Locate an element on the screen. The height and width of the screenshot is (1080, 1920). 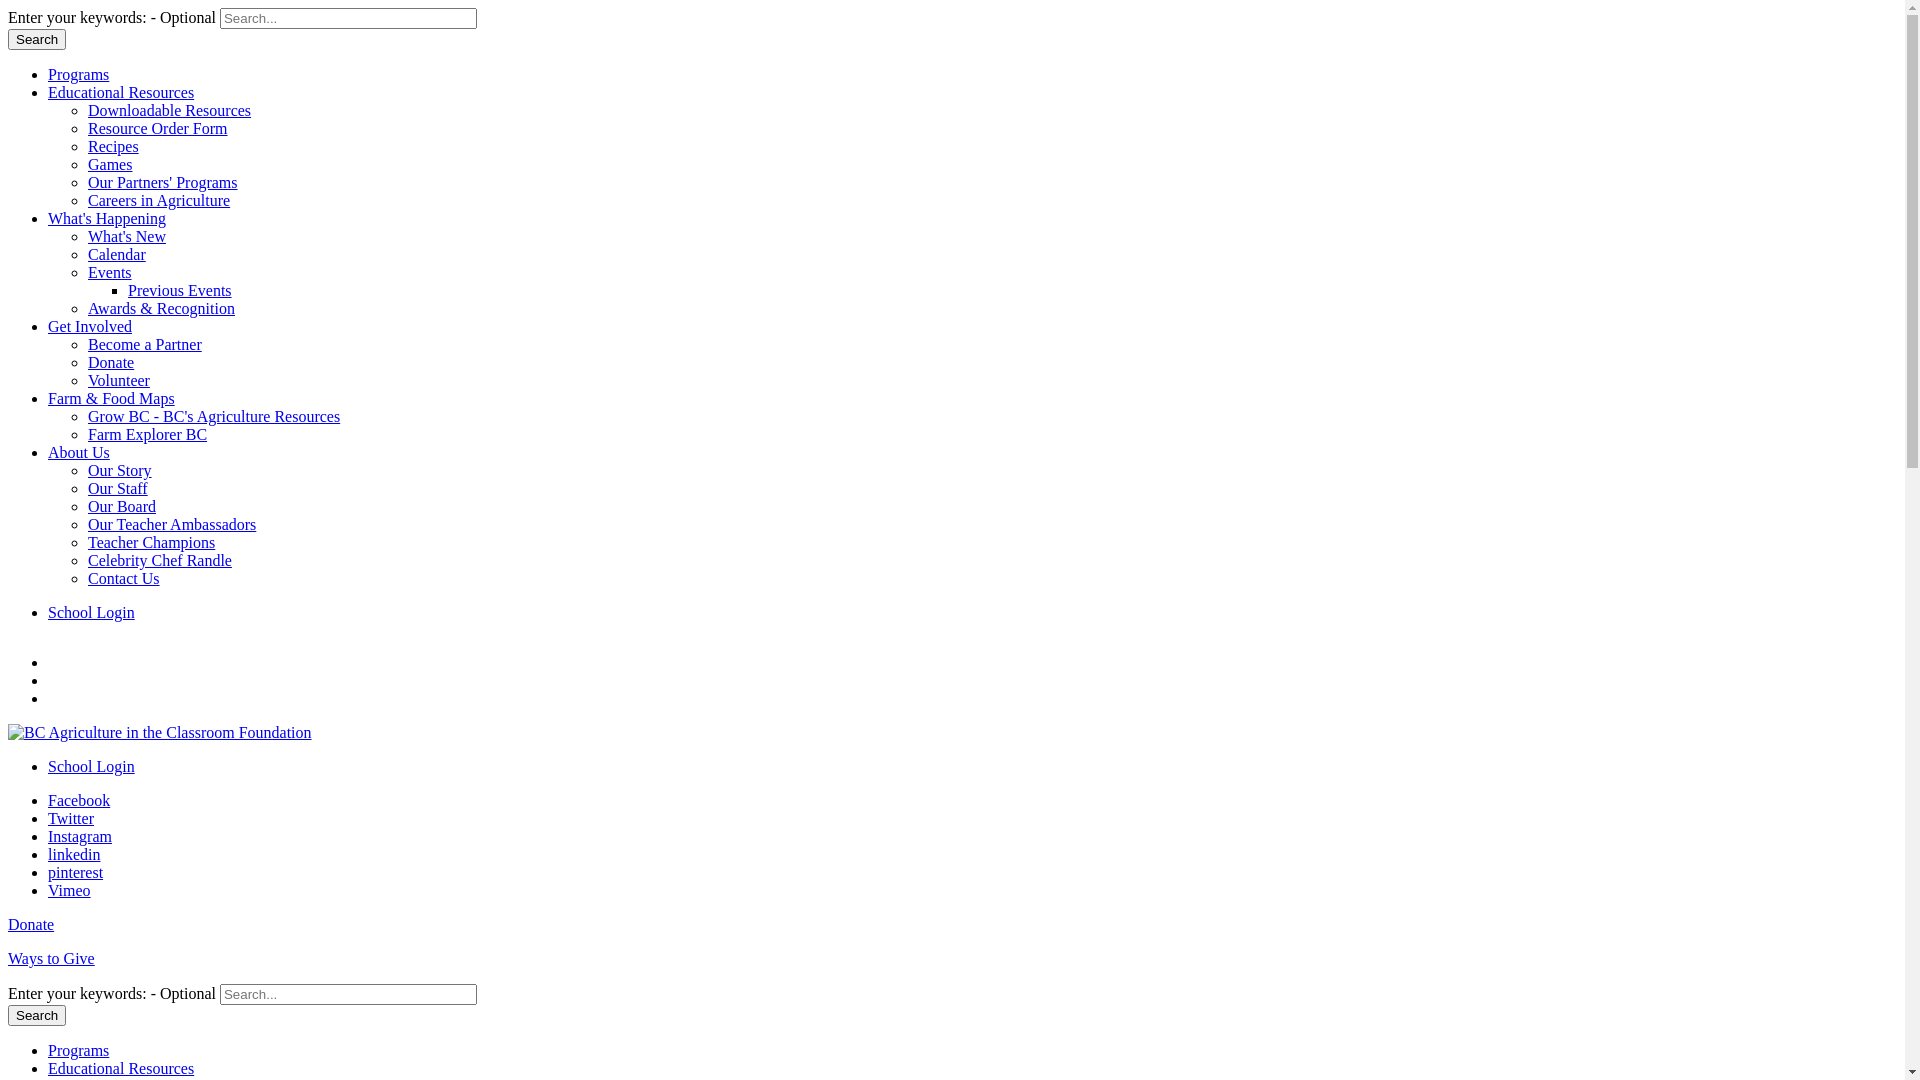
'Grow BC - BC's Agriculture Resources' is located at coordinates (214, 415).